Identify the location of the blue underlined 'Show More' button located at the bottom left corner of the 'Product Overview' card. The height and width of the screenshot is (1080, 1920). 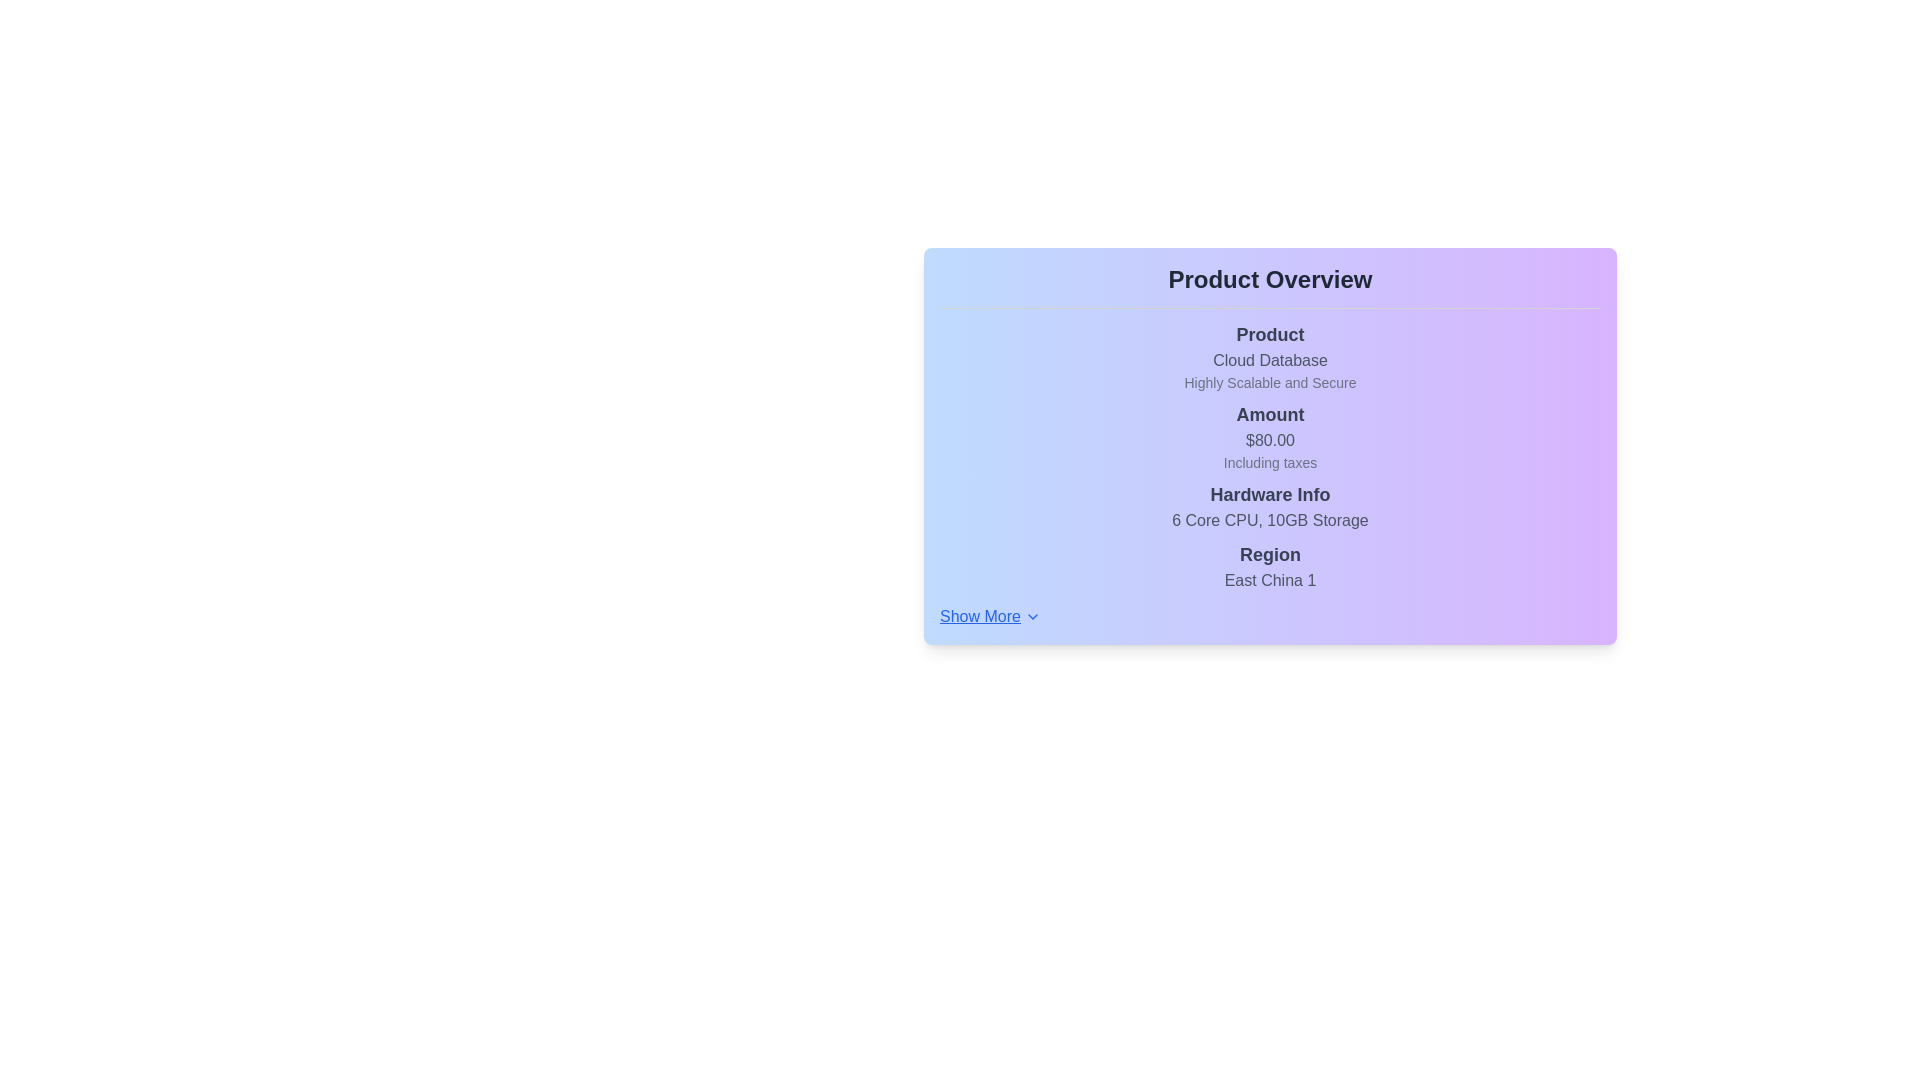
(990, 616).